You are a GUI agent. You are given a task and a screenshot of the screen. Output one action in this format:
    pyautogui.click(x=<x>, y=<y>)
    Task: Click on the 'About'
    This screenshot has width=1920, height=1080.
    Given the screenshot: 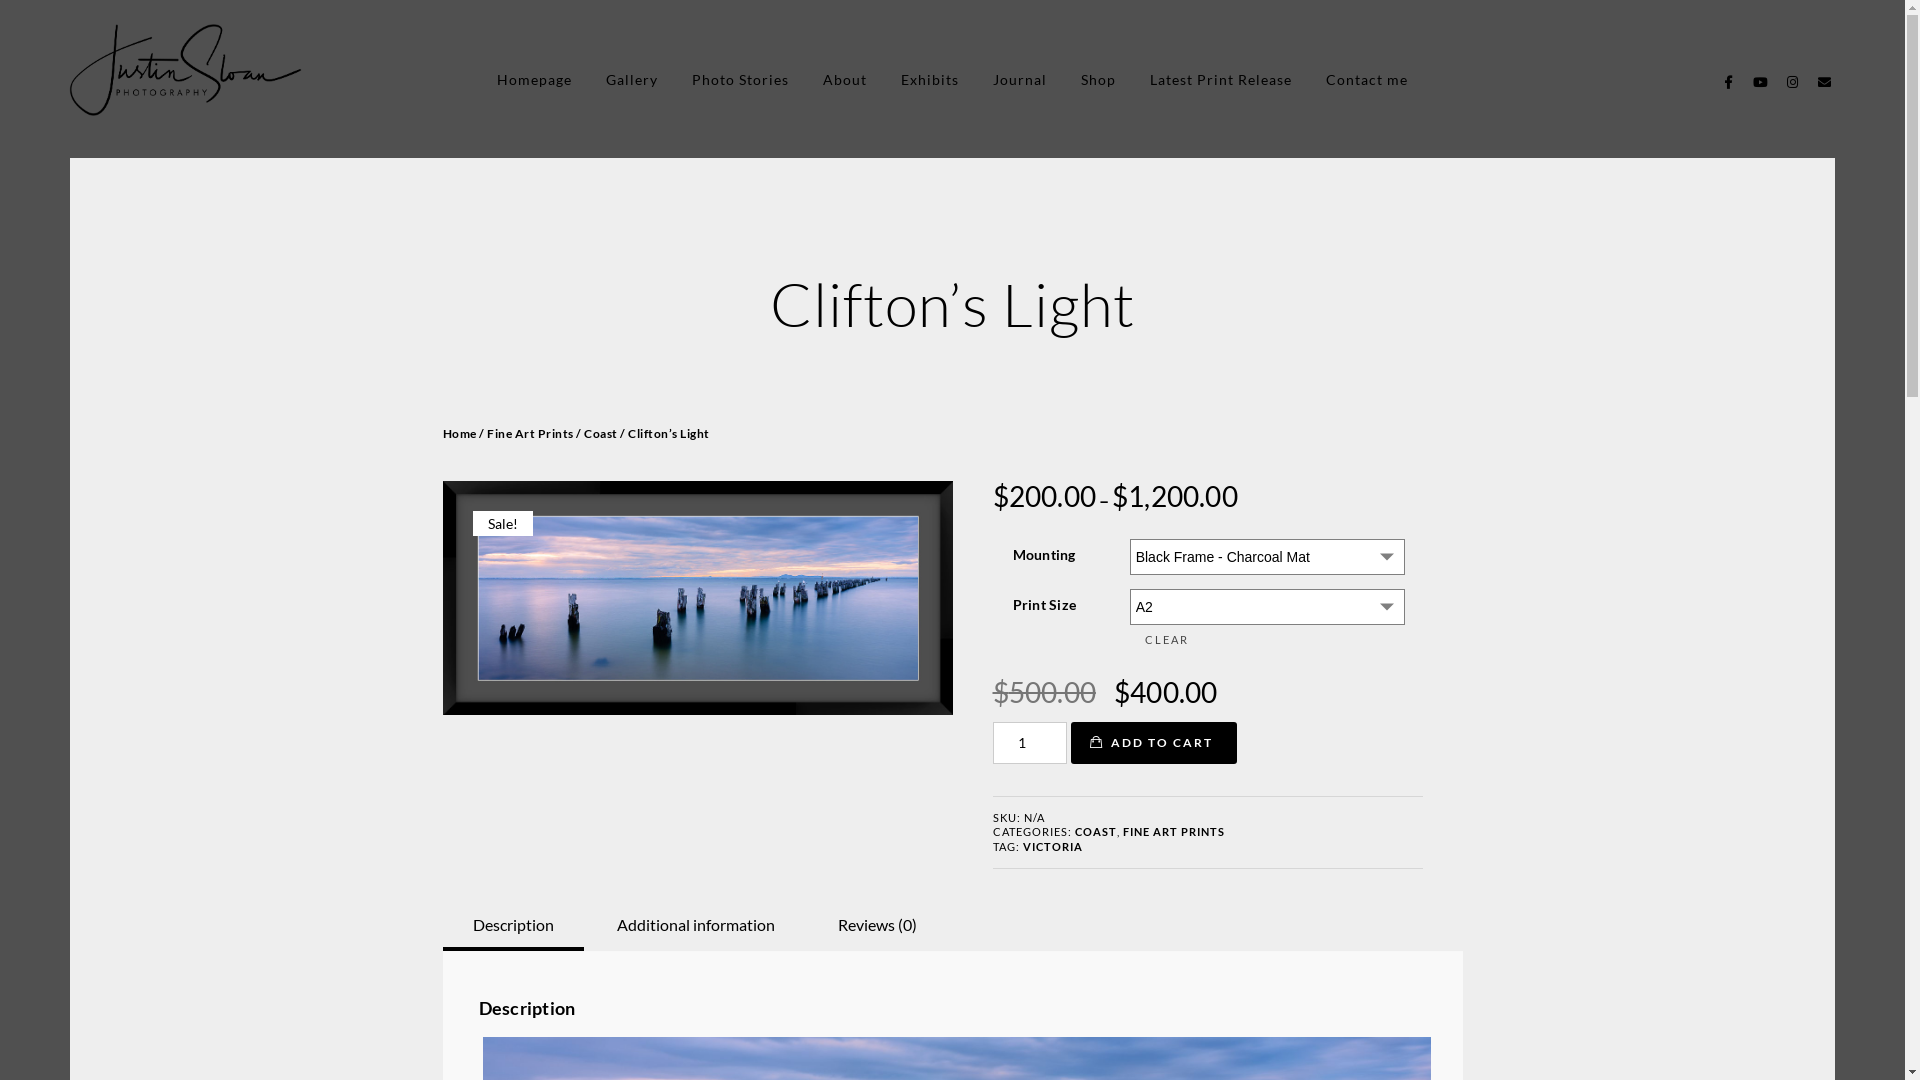 What is the action you would take?
    pyautogui.click(x=822, y=78)
    